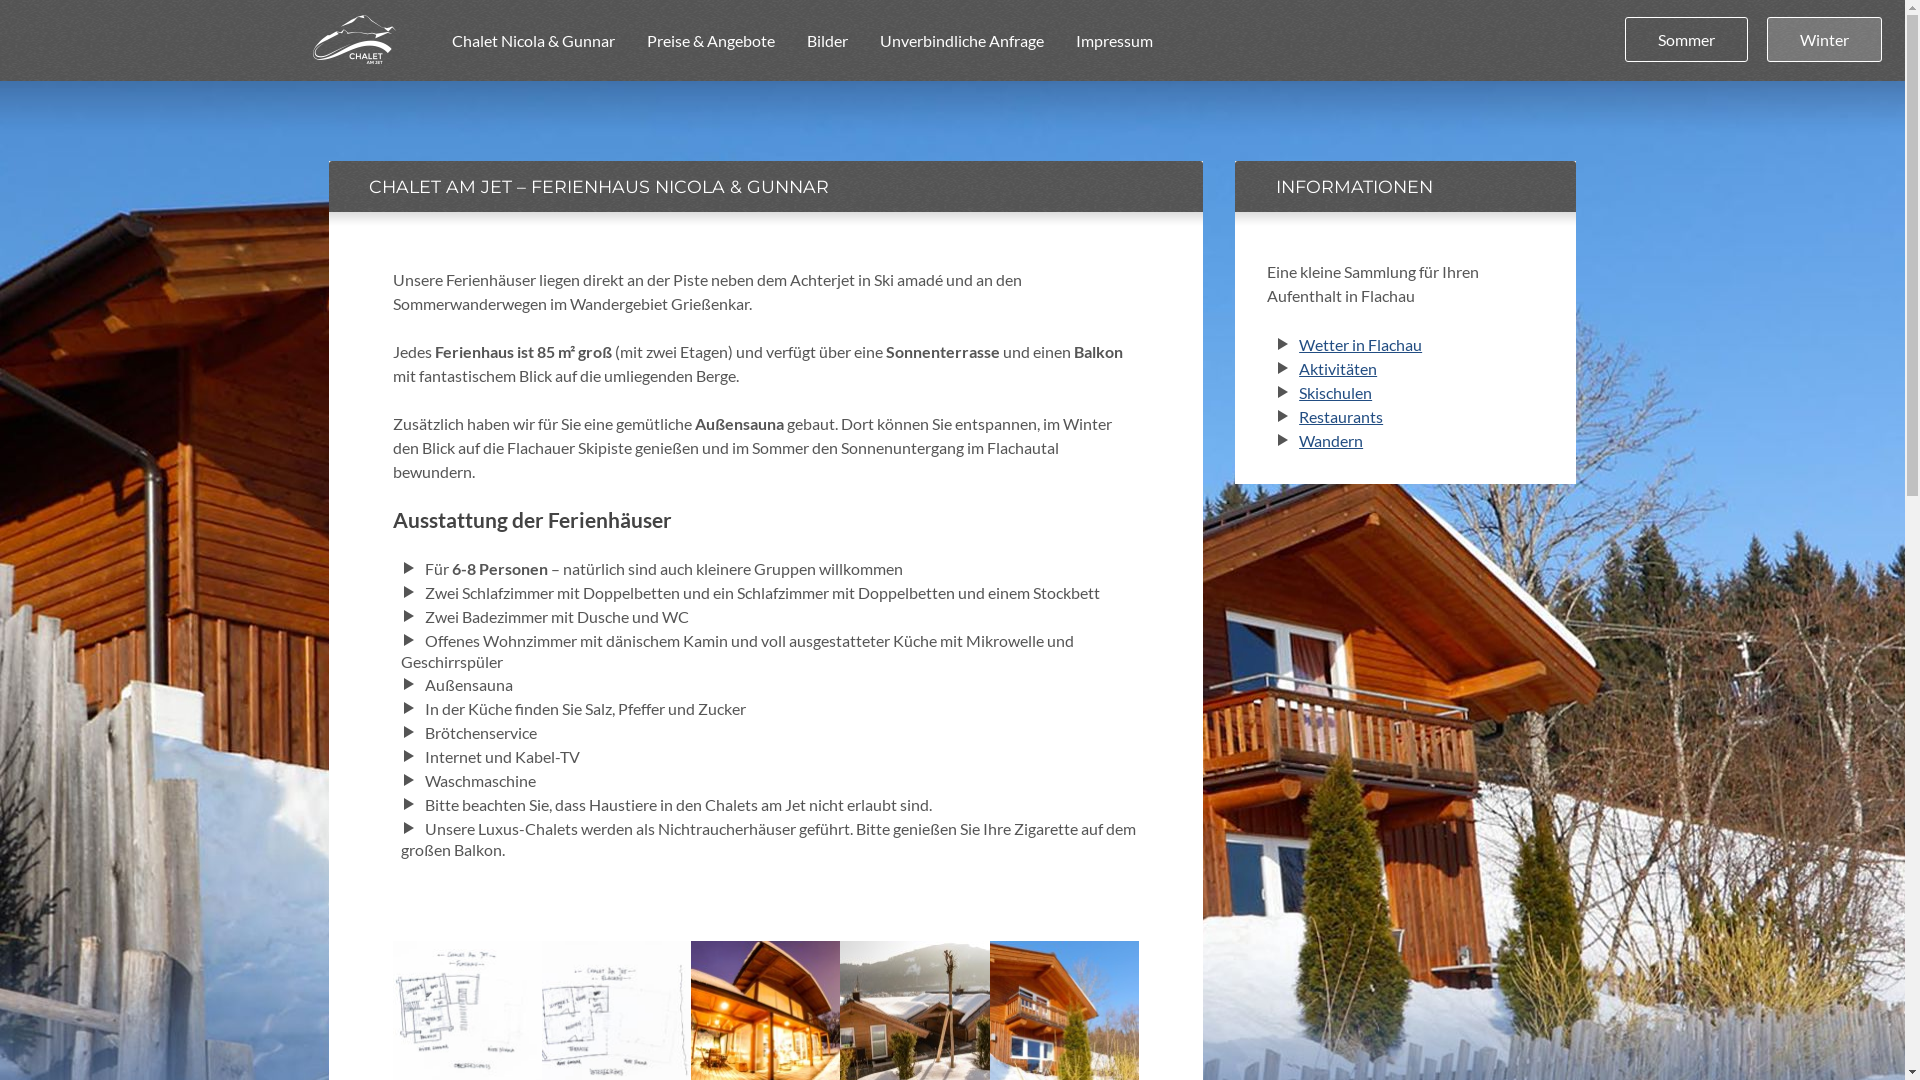 The height and width of the screenshot is (1080, 1920). Describe the element at coordinates (1340, 415) in the screenshot. I see `'Restaurants'` at that location.